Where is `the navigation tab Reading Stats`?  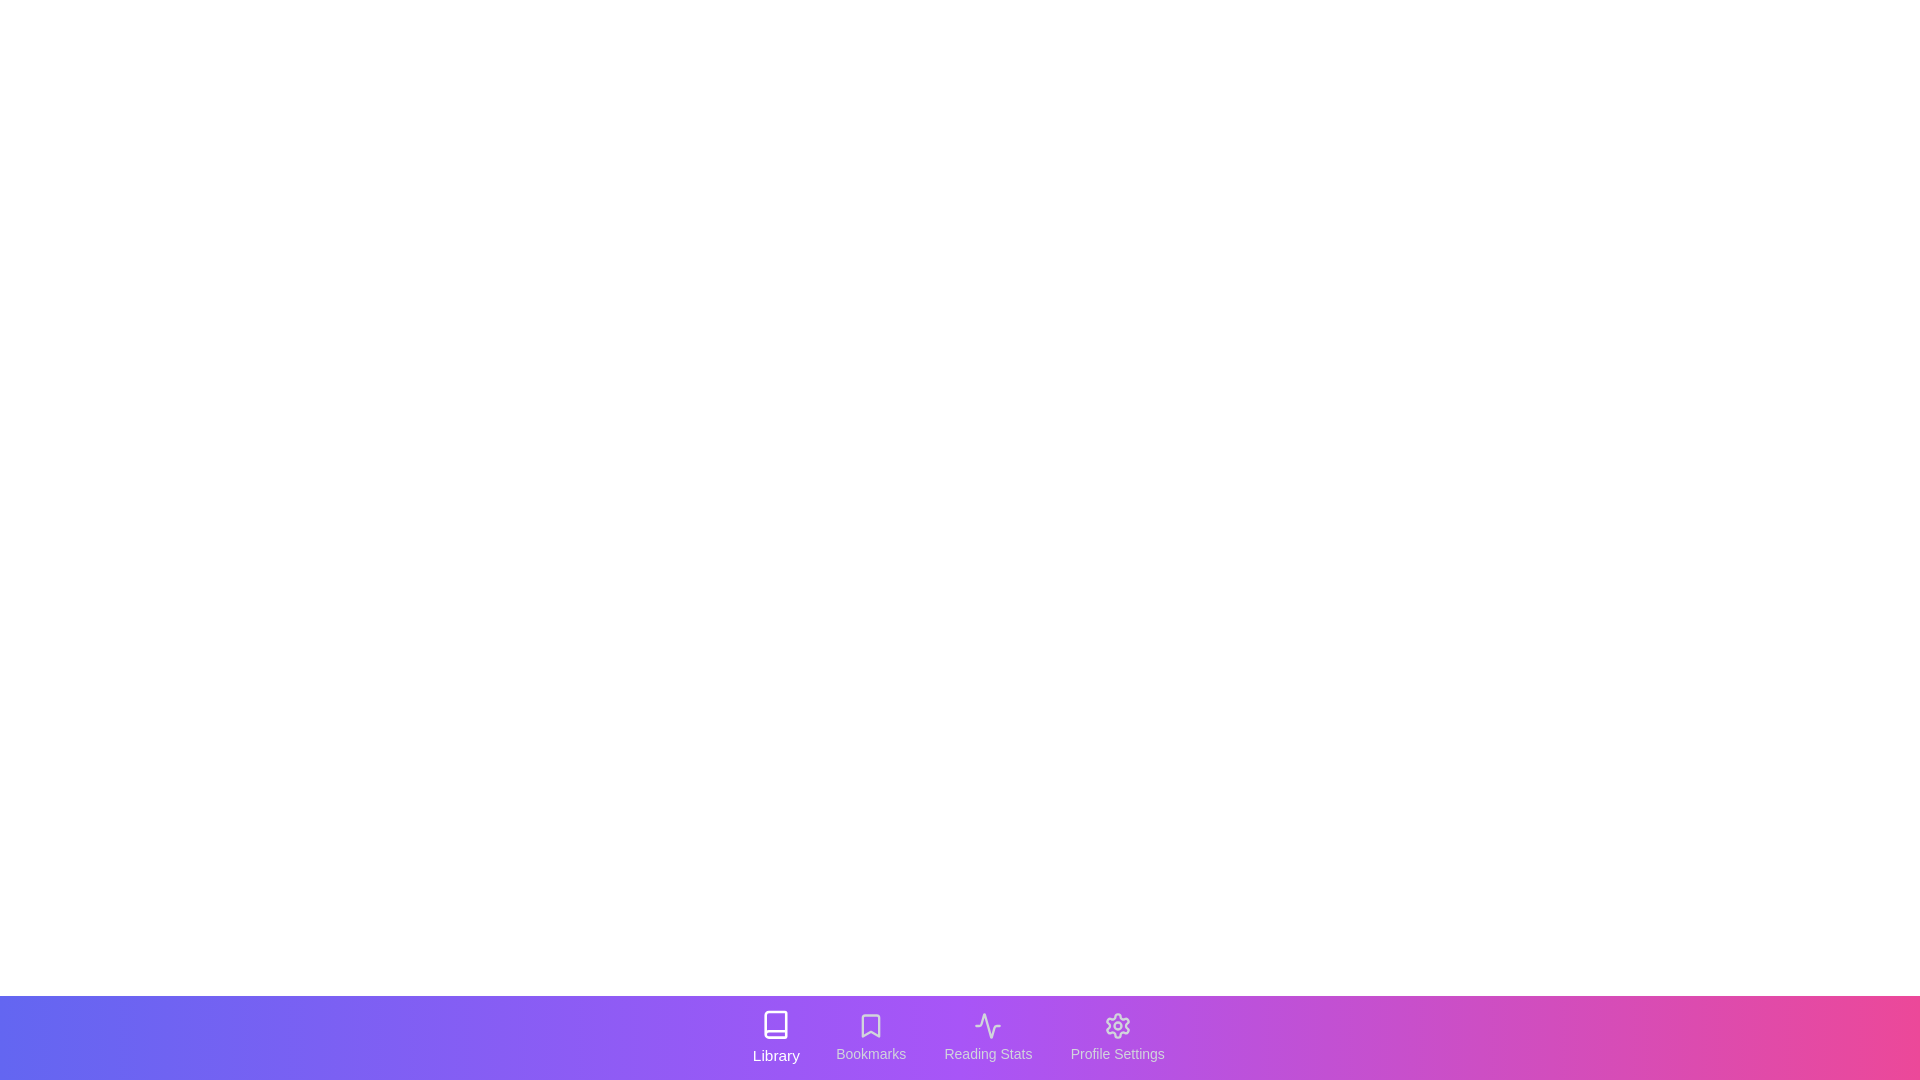 the navigation tab Reading Stats is located at coordinates (988, 1036).